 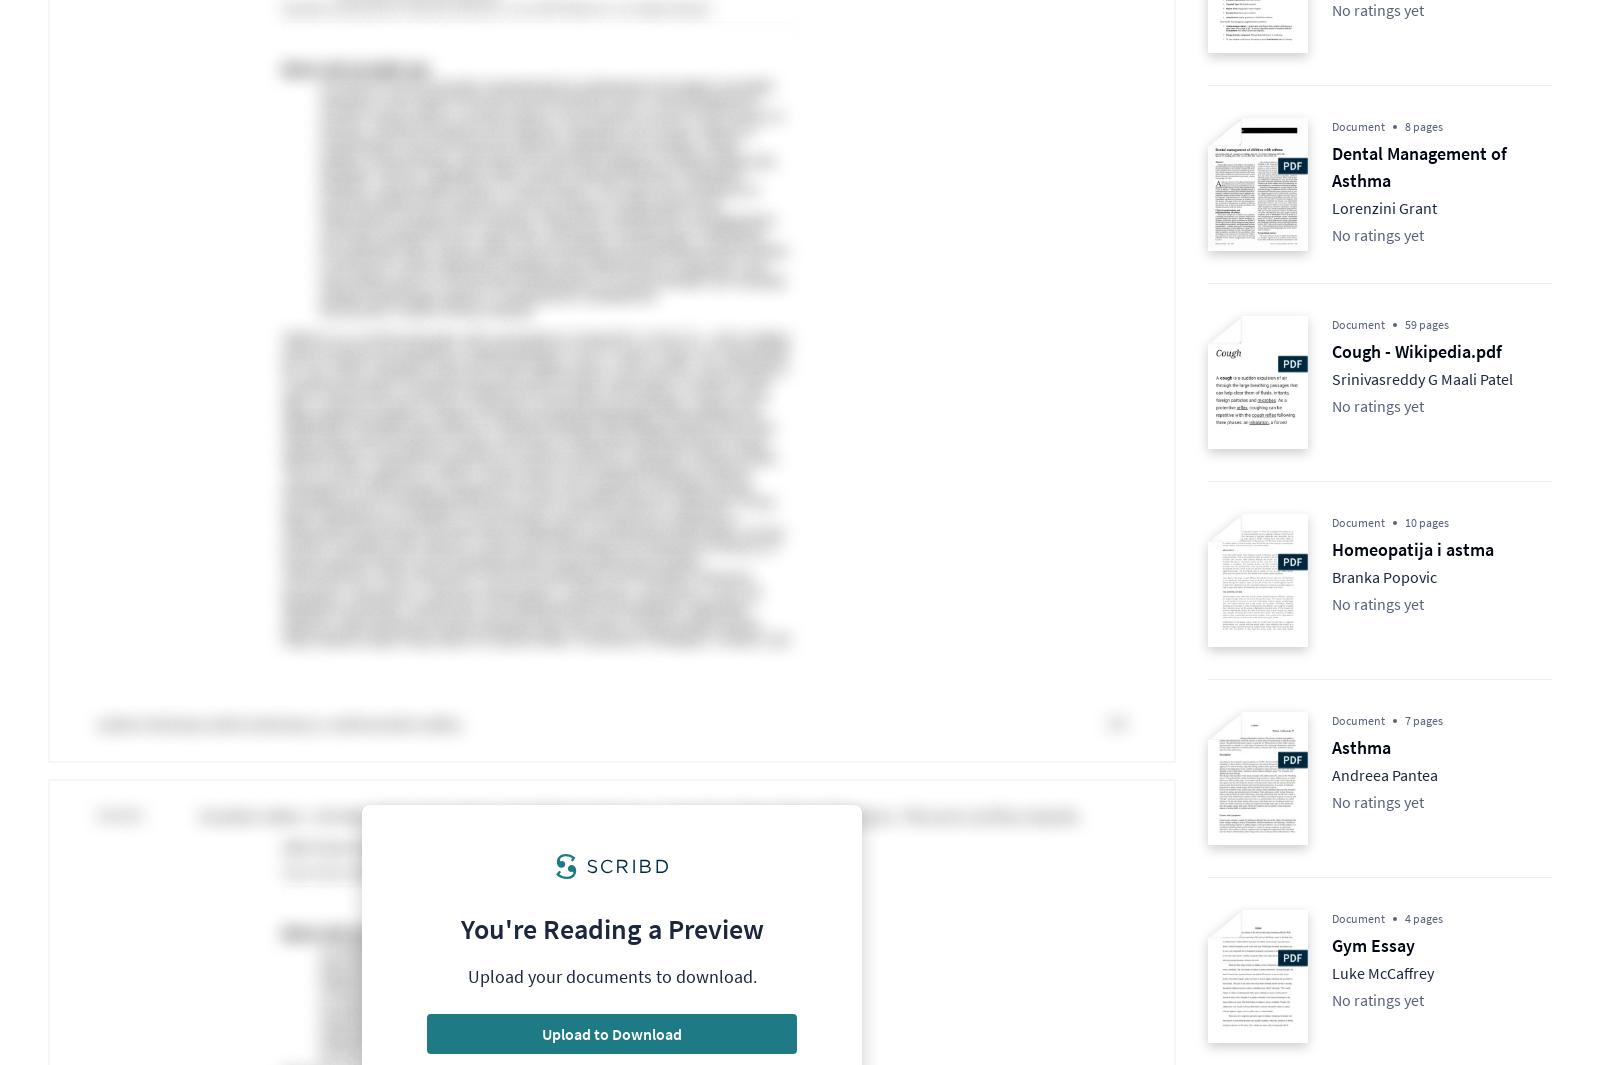 What do you see at coordinates (1383, 775) in the screenshot?
I see `'Andreea Pantea'` at bounding box center [1383, 775].